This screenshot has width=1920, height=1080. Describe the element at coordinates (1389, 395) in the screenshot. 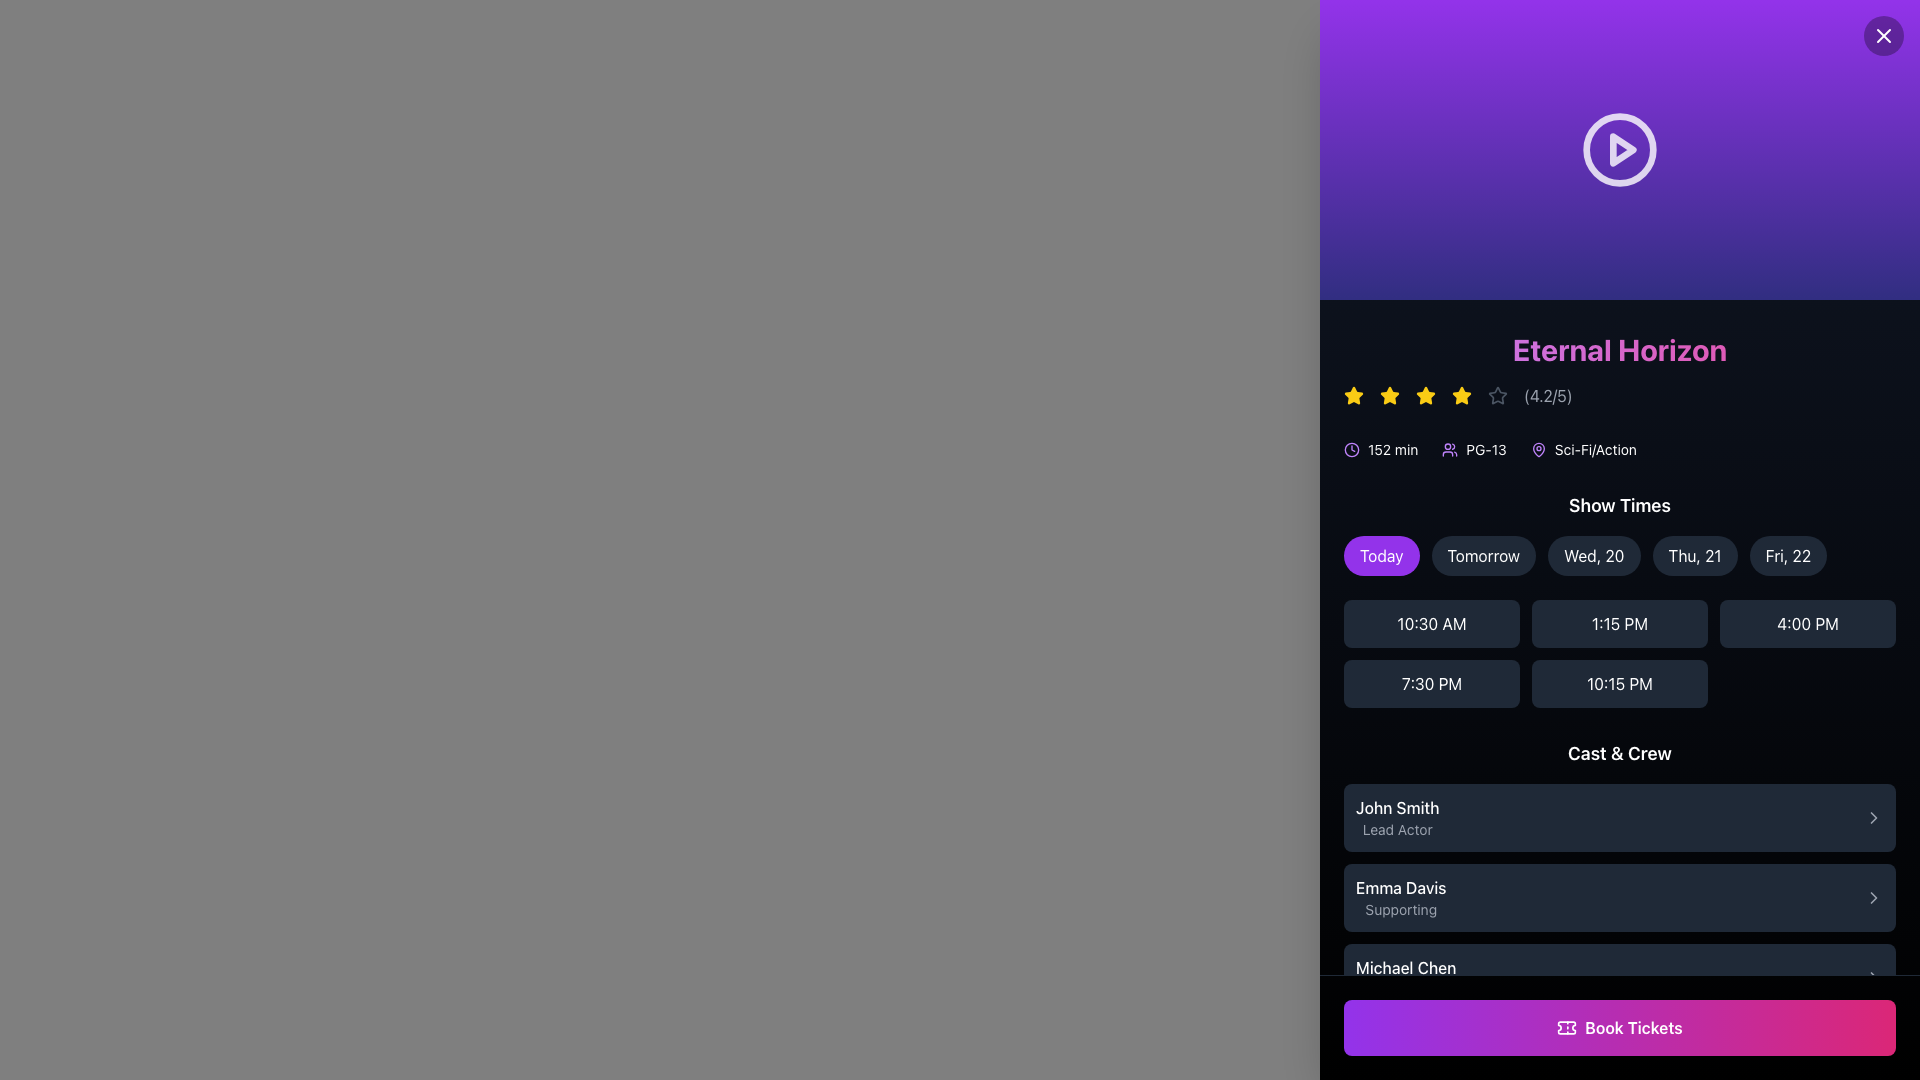

I see `the second star icon in the rating system` at that location.